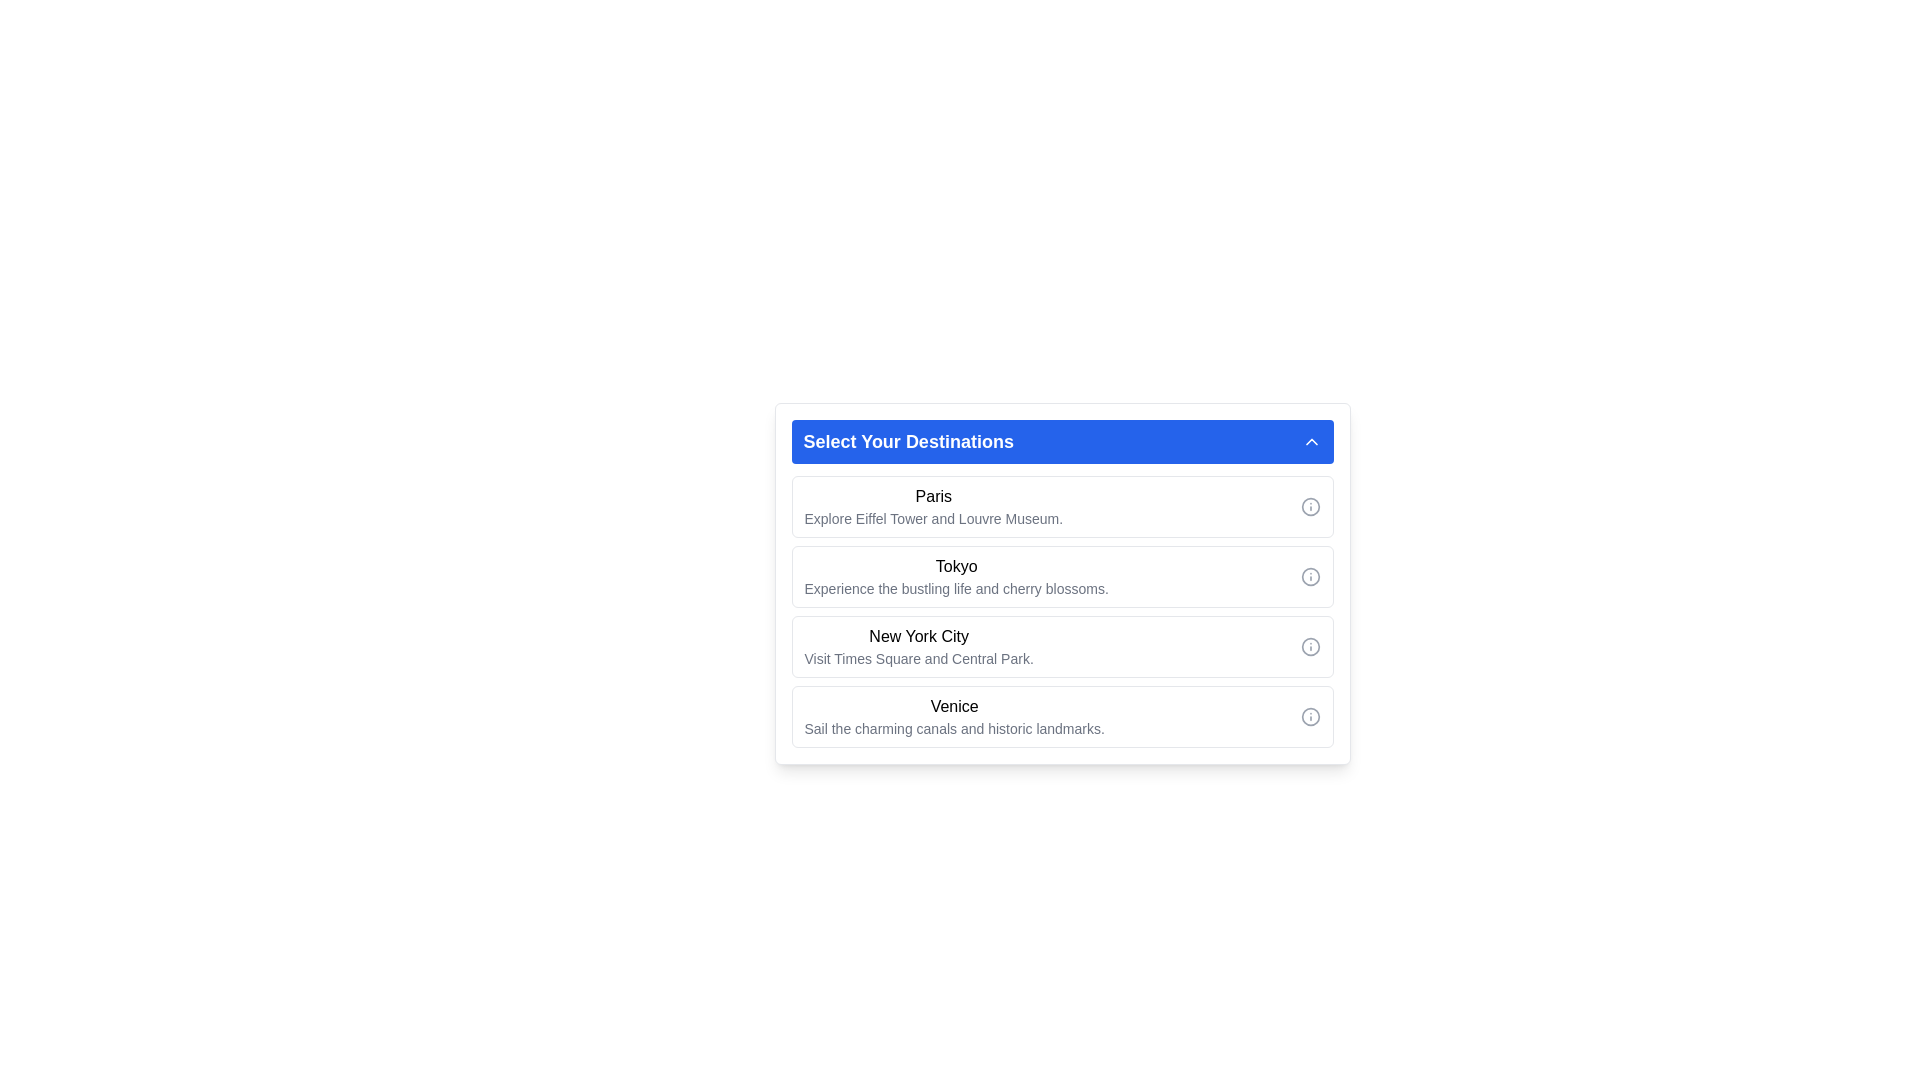  What do you see at coordinates (1310, 505) in the screenshot?
I see `the circle shape within the SVG element that indicates status or information, located near the top-right of the 'Paris' section` at bounding box center [1310, 505].